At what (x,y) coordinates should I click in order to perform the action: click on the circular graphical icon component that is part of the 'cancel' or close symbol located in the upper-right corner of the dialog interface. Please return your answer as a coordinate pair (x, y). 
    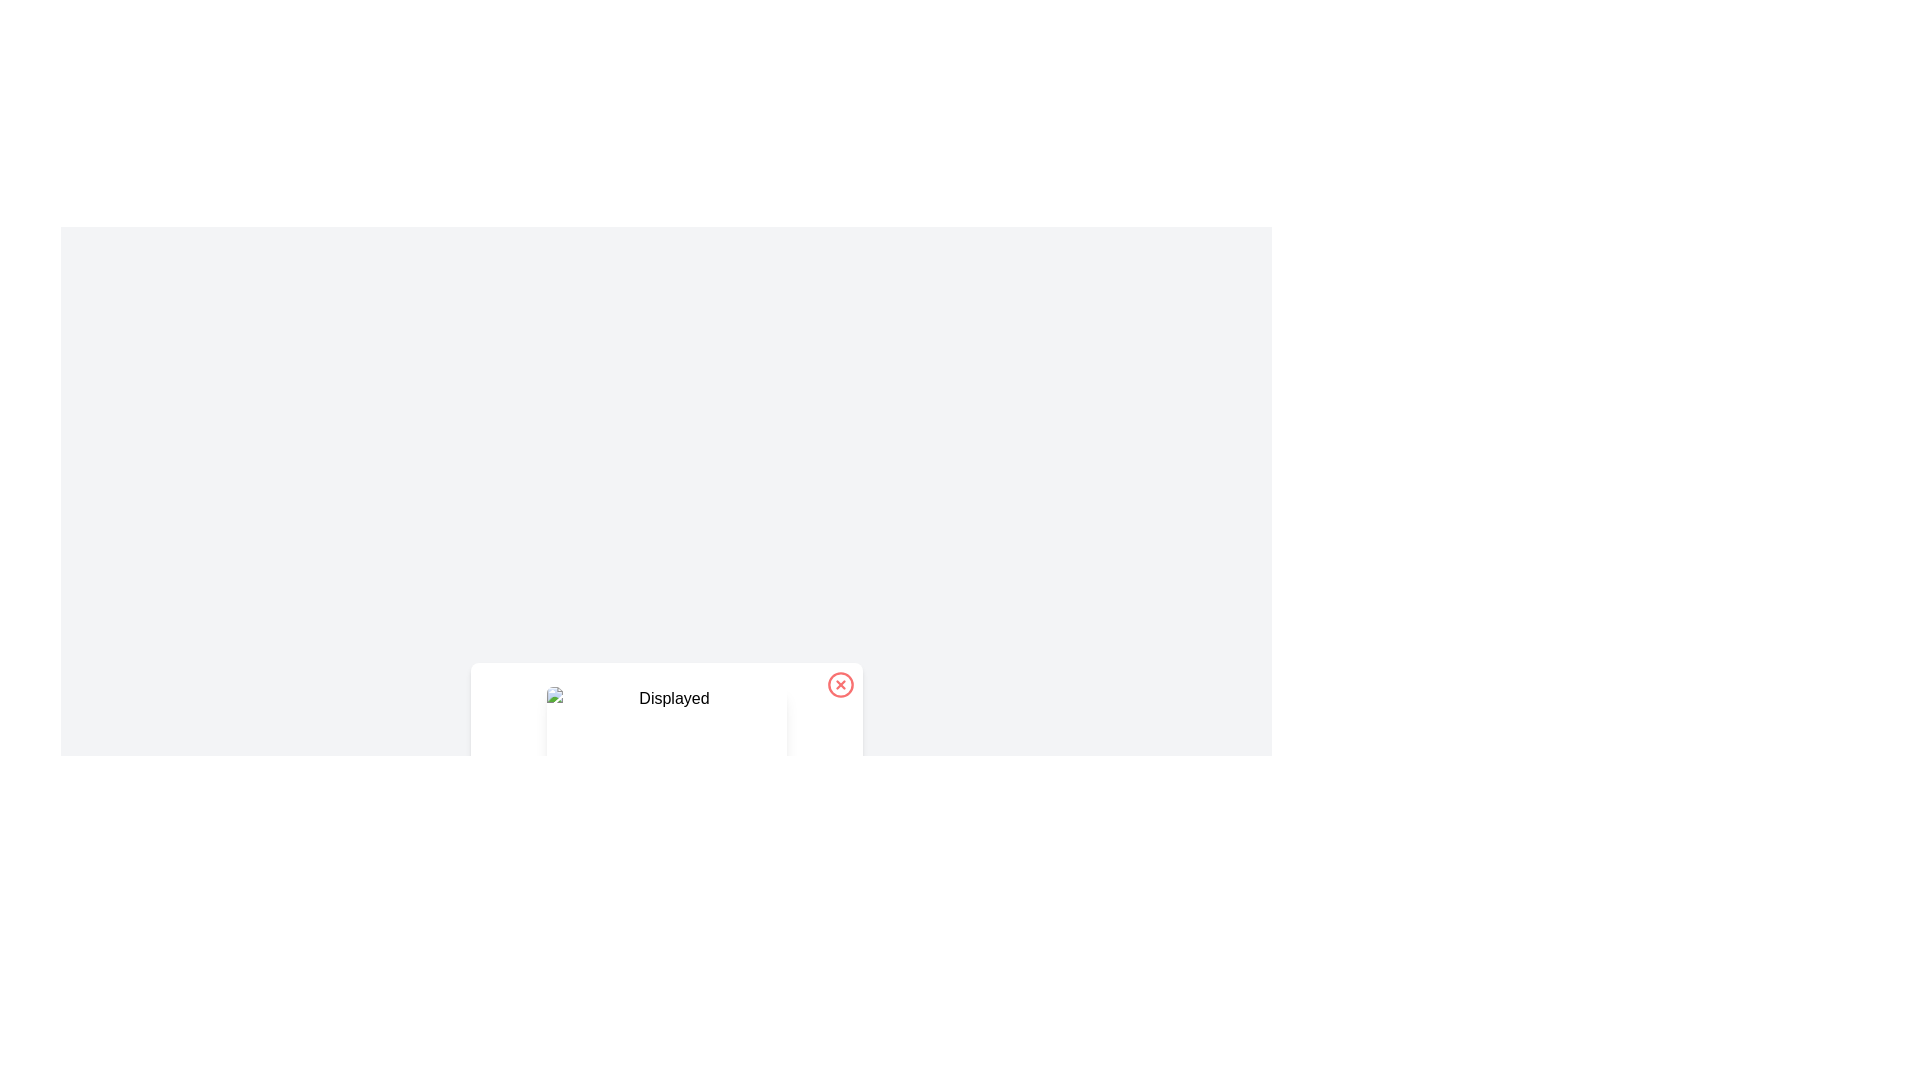
    Looking at the image, I should click on (840, 684).